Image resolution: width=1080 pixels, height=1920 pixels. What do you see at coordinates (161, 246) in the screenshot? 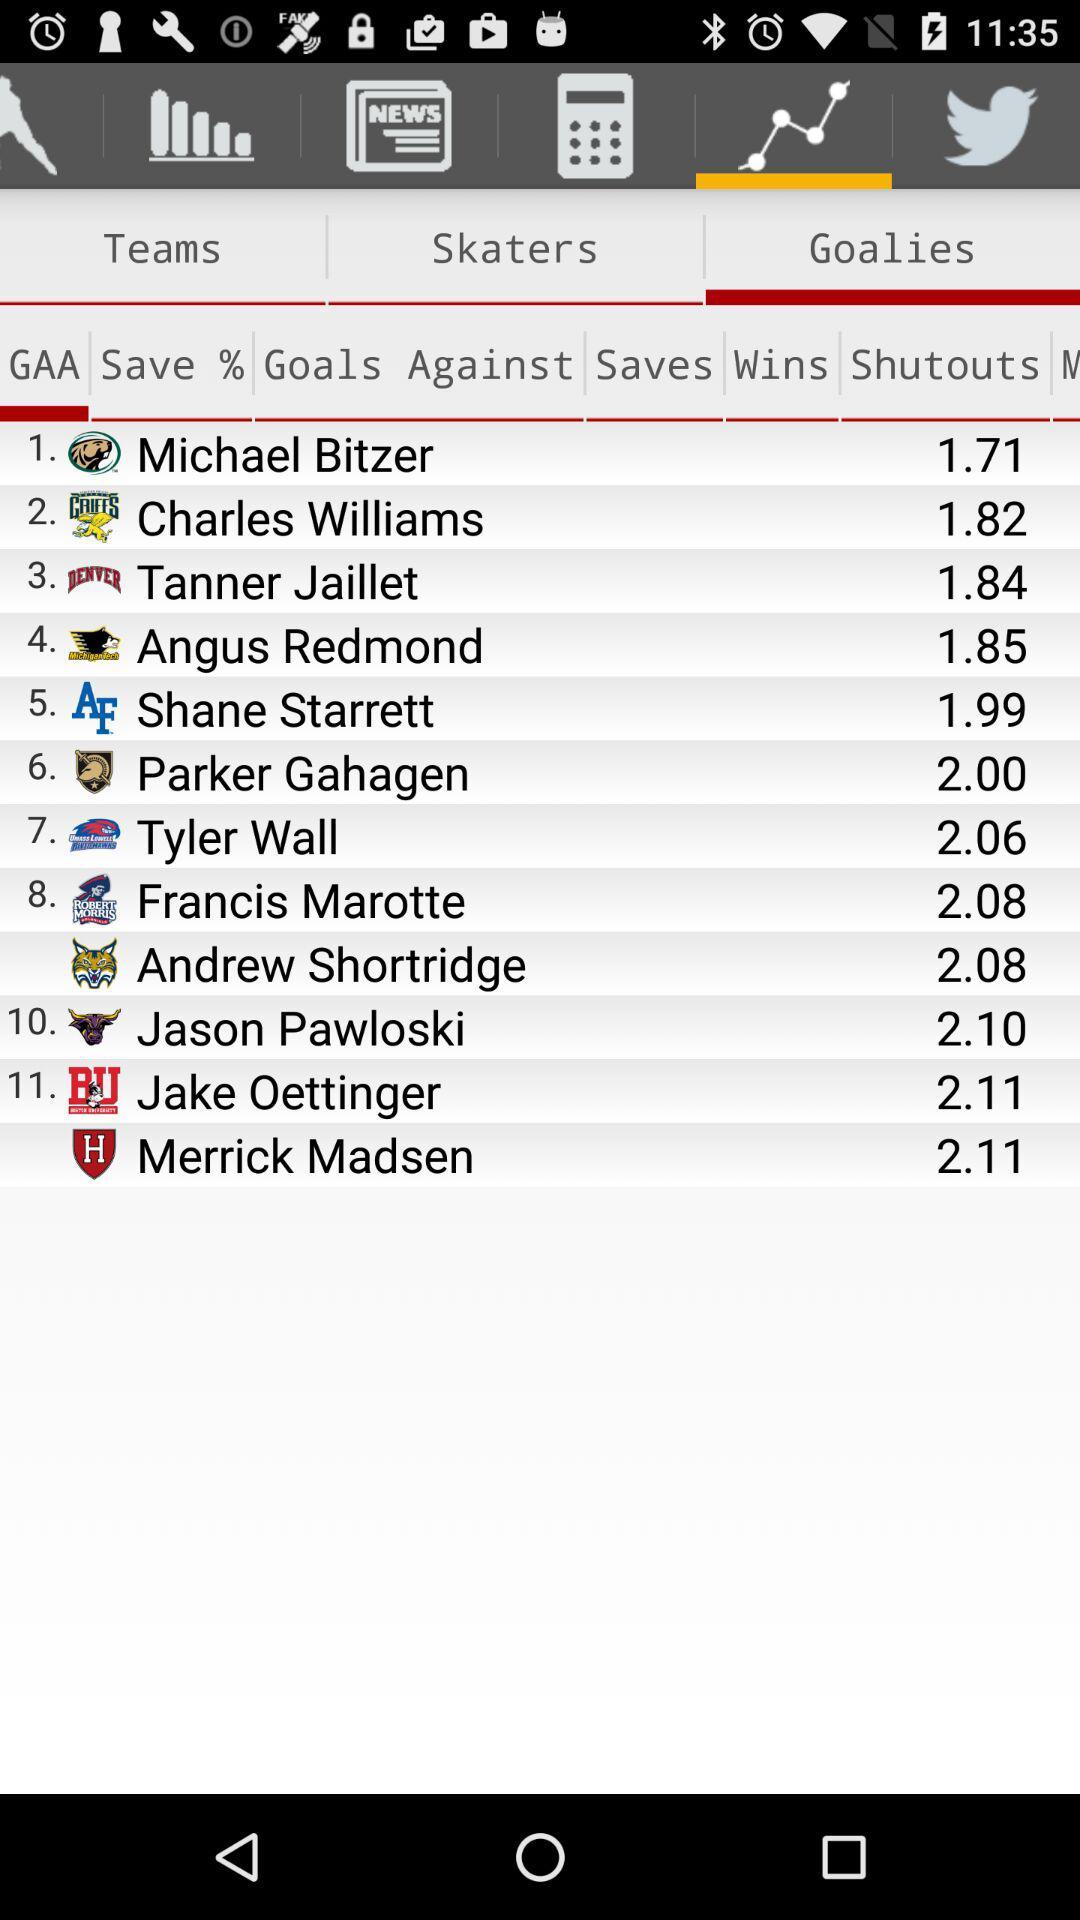
I see `the item next to the skaters item` at bounding box center [161, 246].